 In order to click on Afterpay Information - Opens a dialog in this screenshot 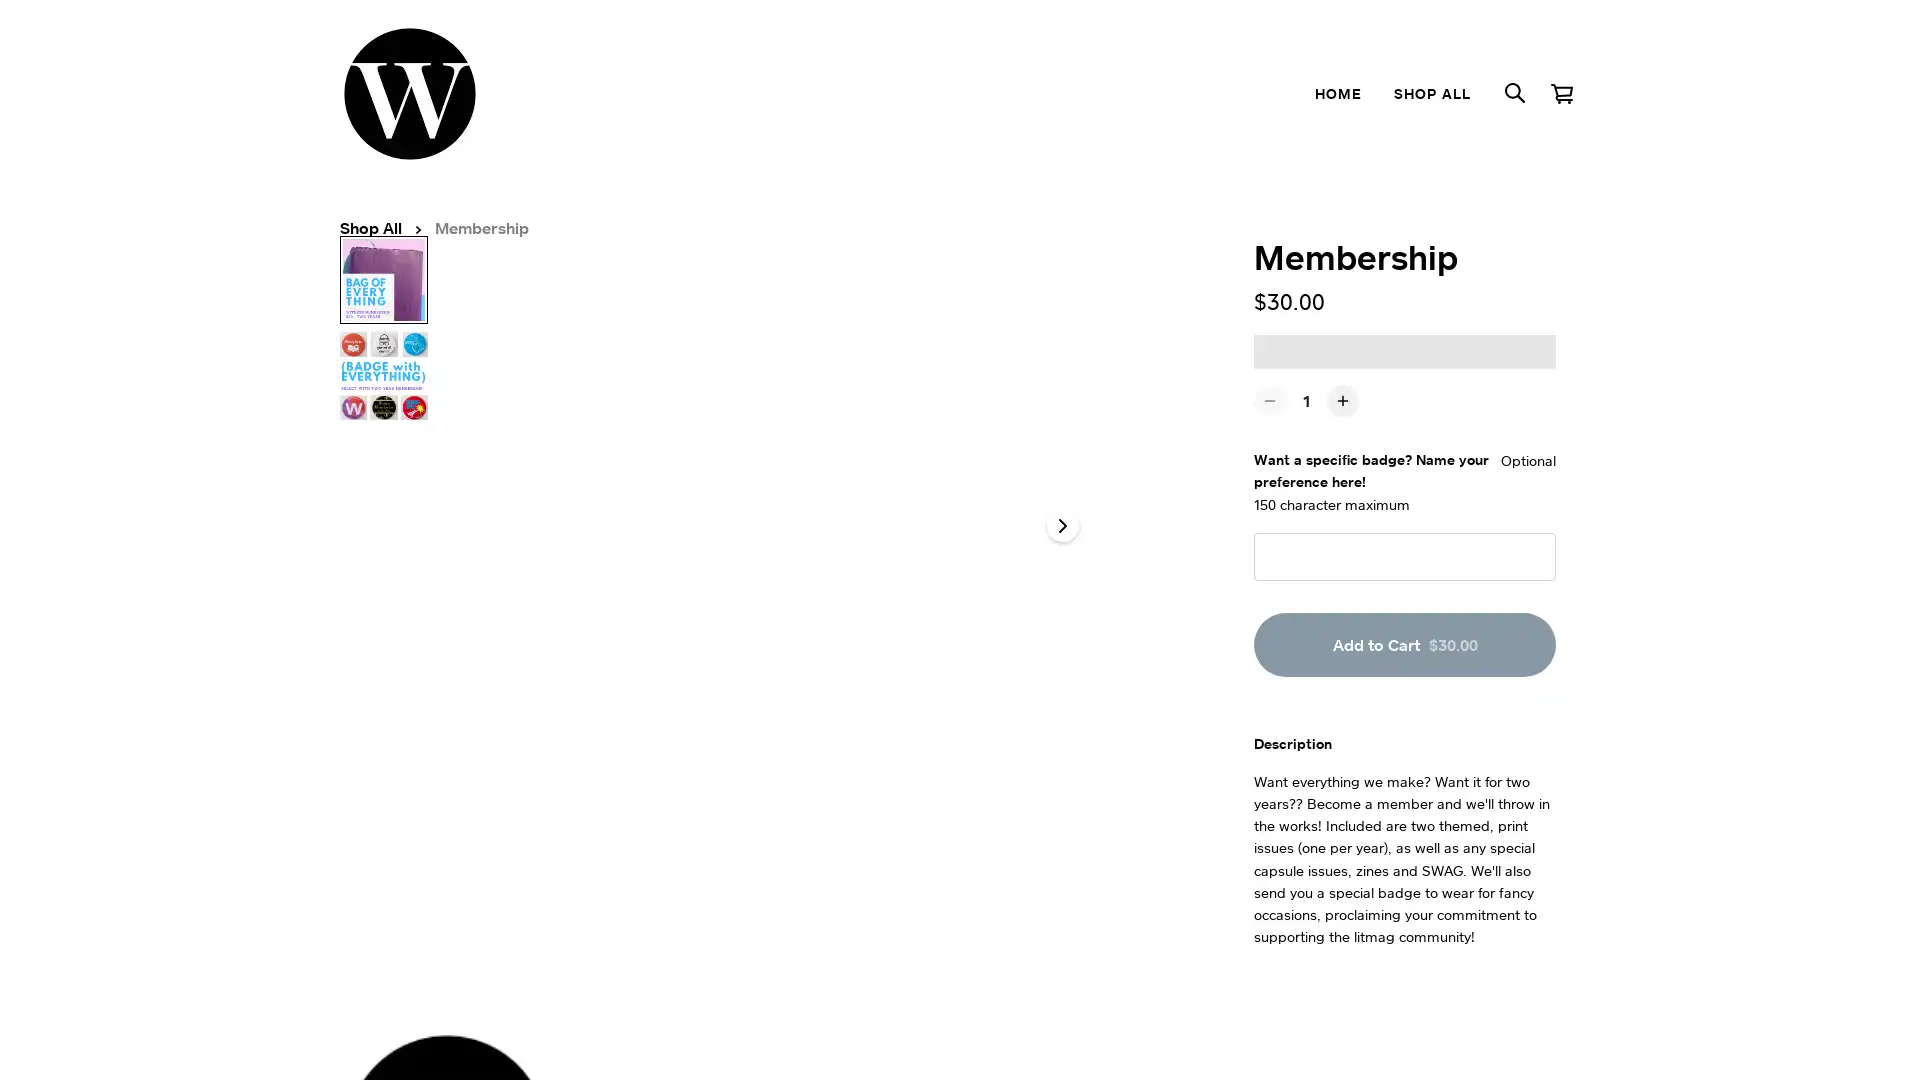, I will do `click(1359, 375)`.